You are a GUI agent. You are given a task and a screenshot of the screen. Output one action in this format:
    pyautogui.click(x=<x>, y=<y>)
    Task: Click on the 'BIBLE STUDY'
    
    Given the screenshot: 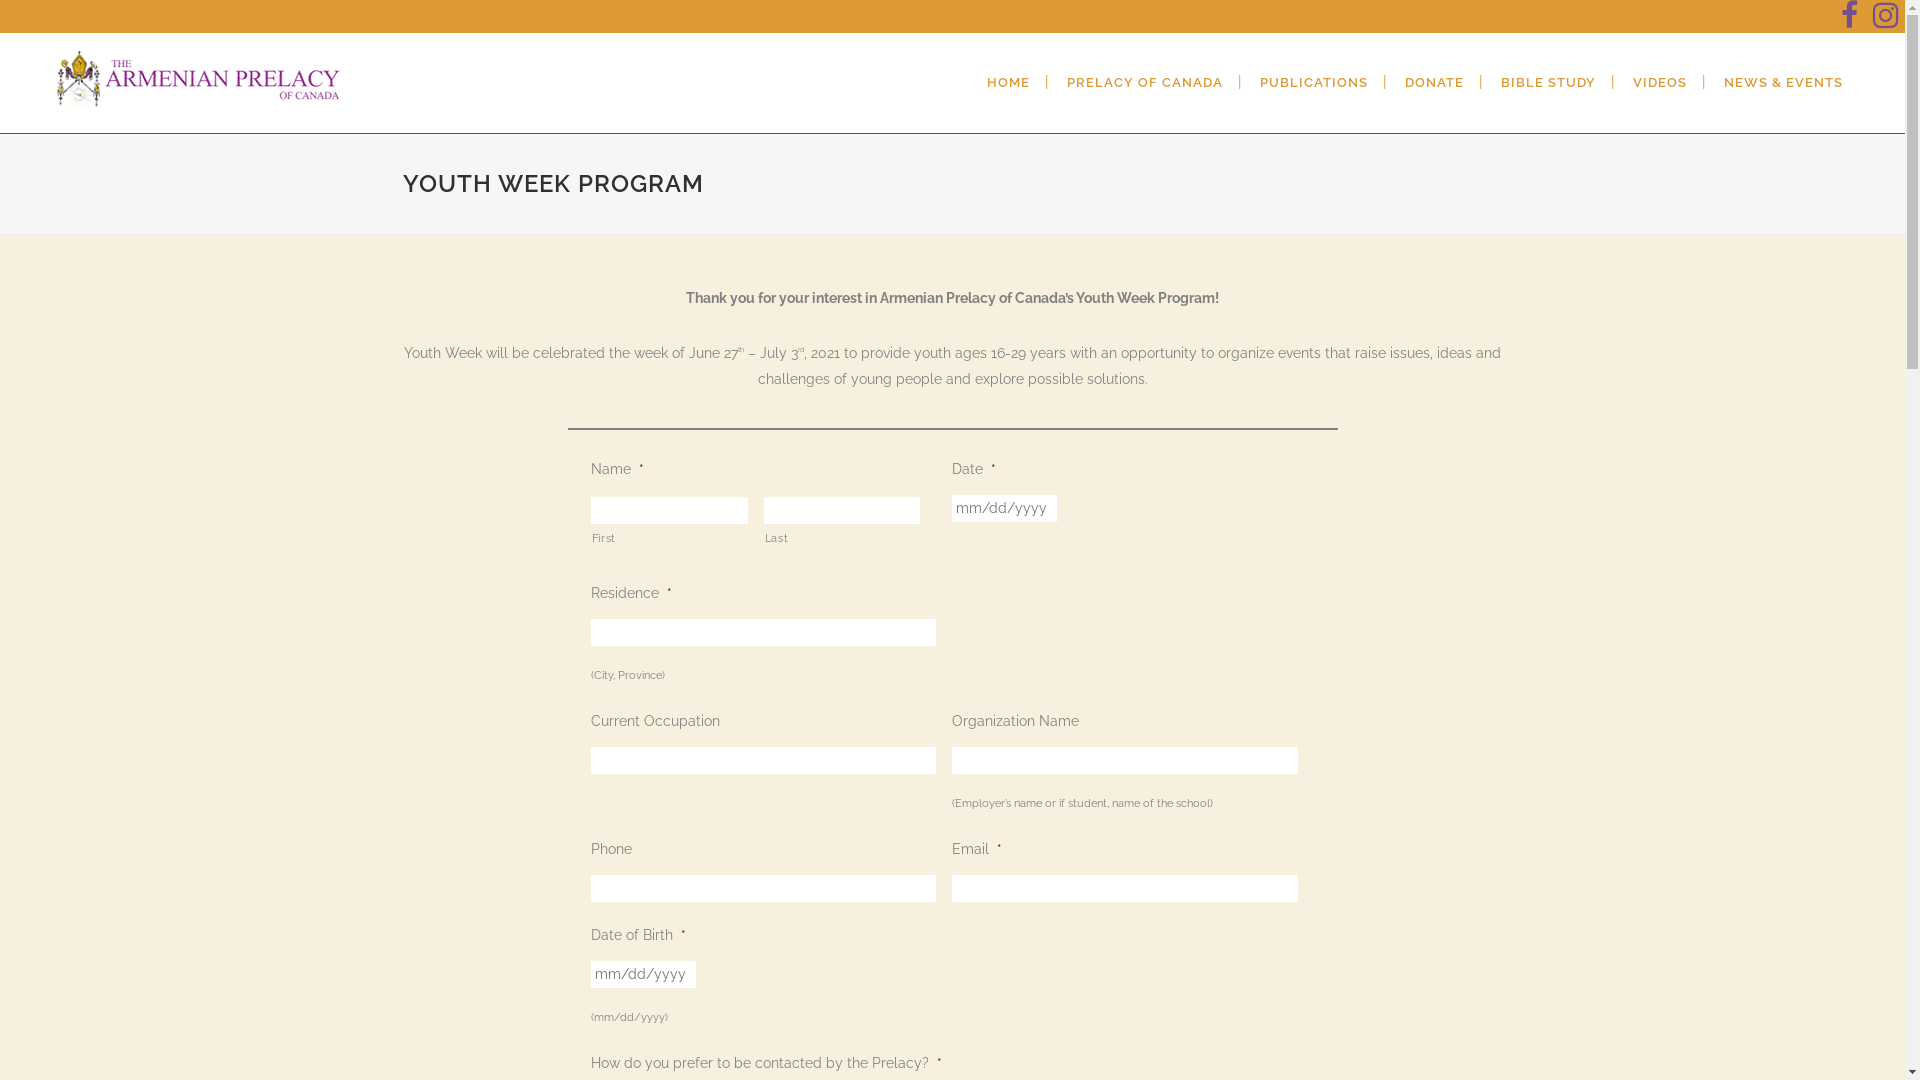 What is the action you would take?
    pyautogui.click(x=1547, y=82)
    